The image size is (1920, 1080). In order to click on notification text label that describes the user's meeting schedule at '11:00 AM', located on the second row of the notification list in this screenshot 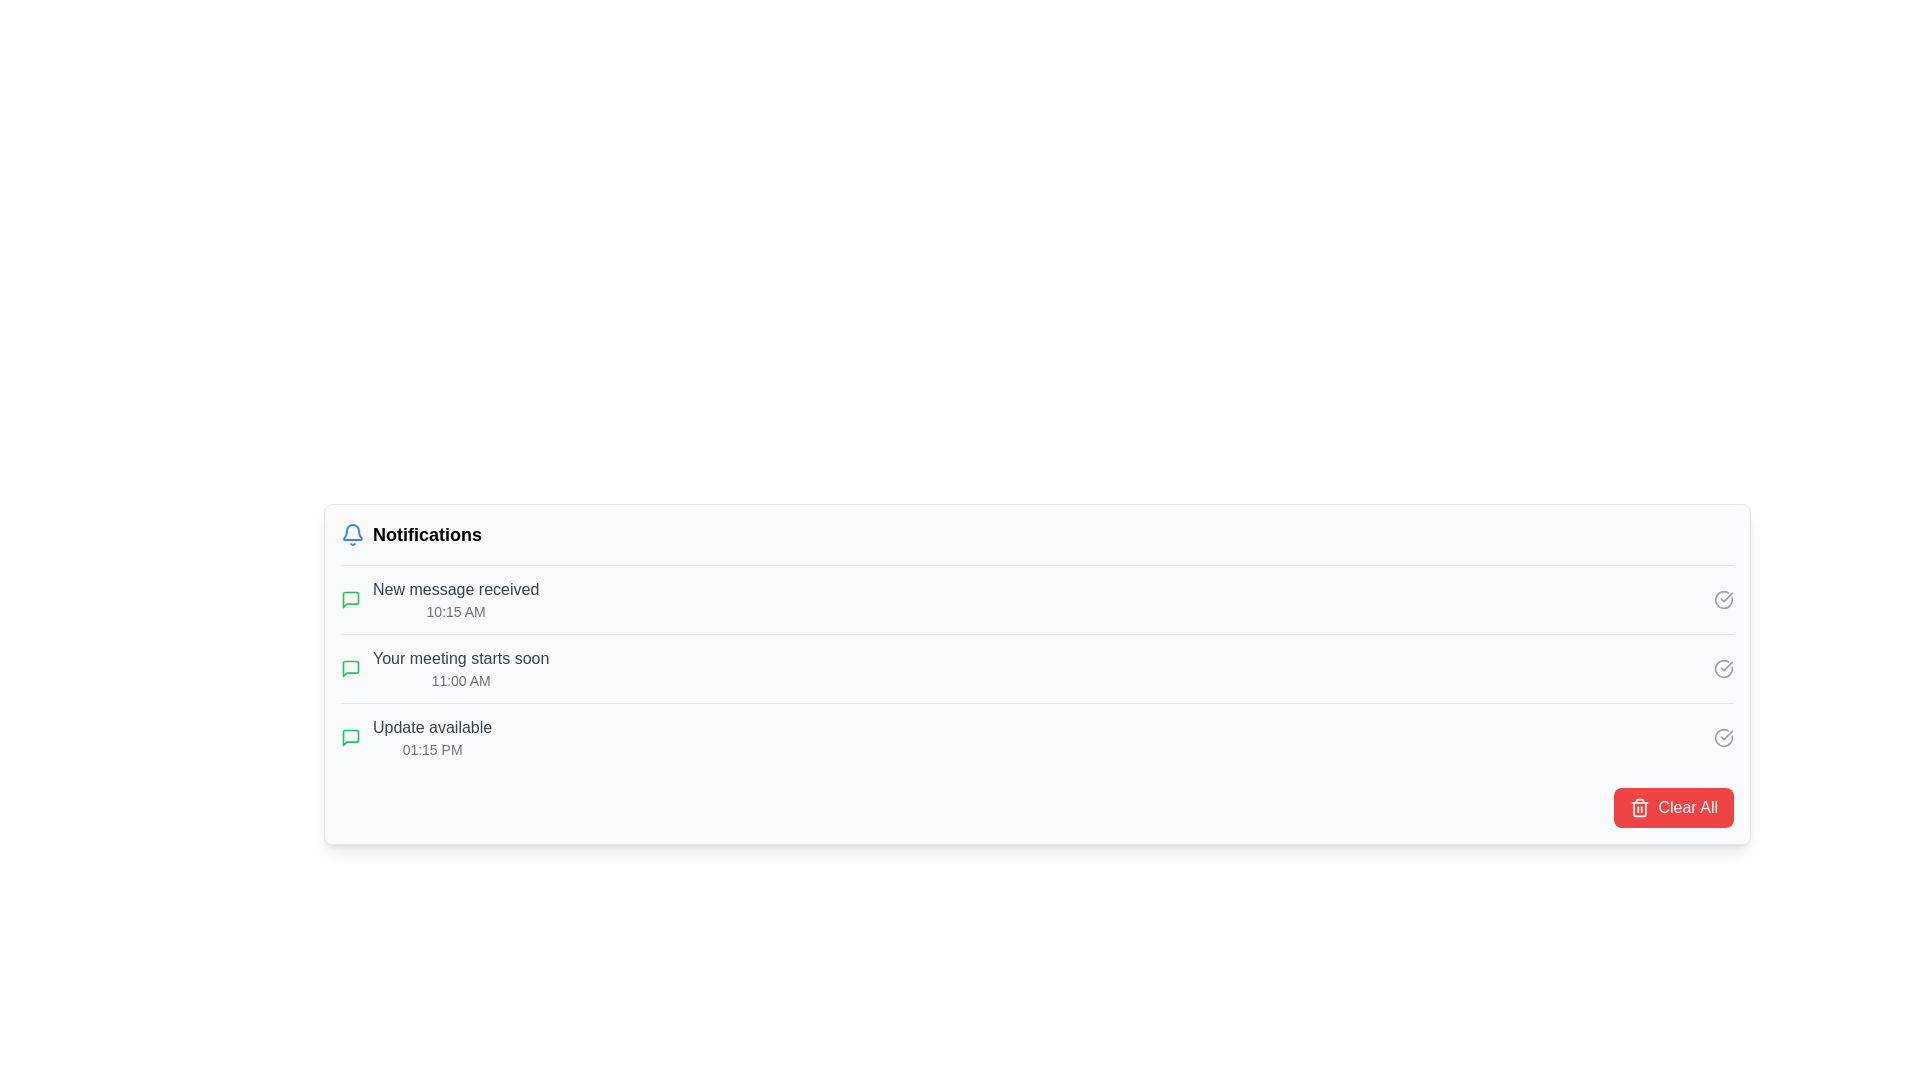, I will do `click(460, 659)`.